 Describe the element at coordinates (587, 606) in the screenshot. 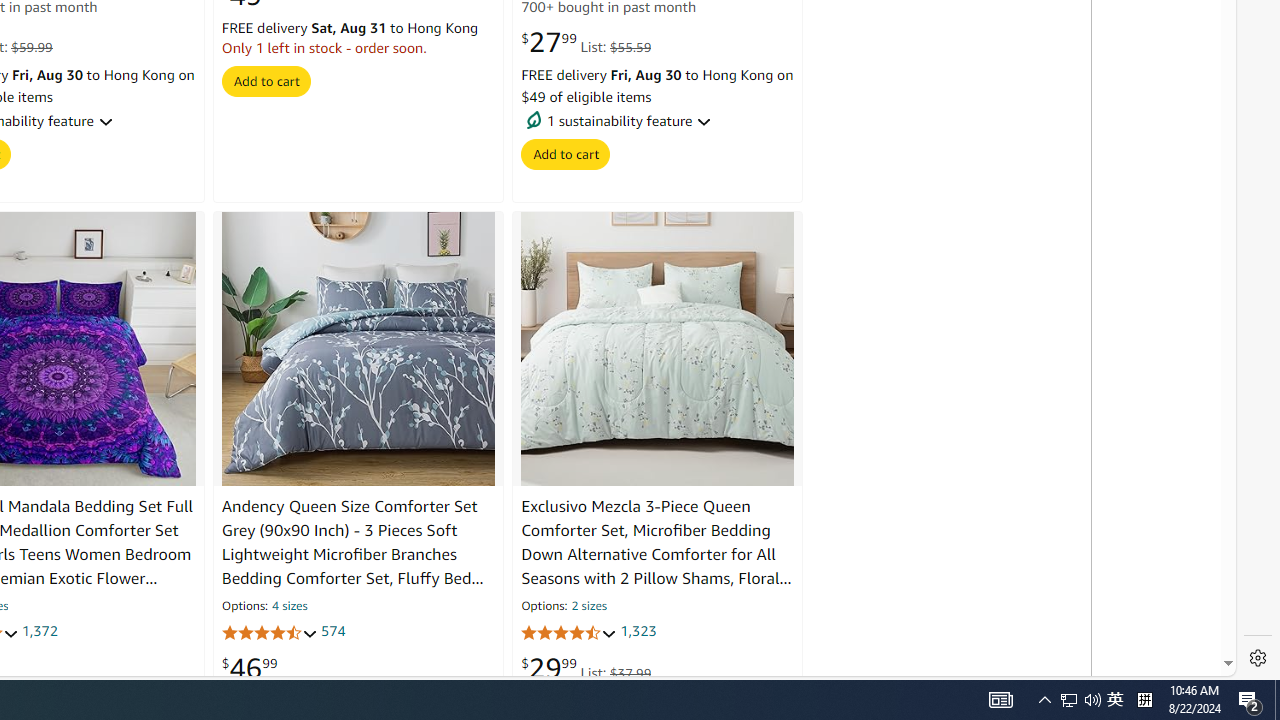

I see `'2 sizes'` at that location.